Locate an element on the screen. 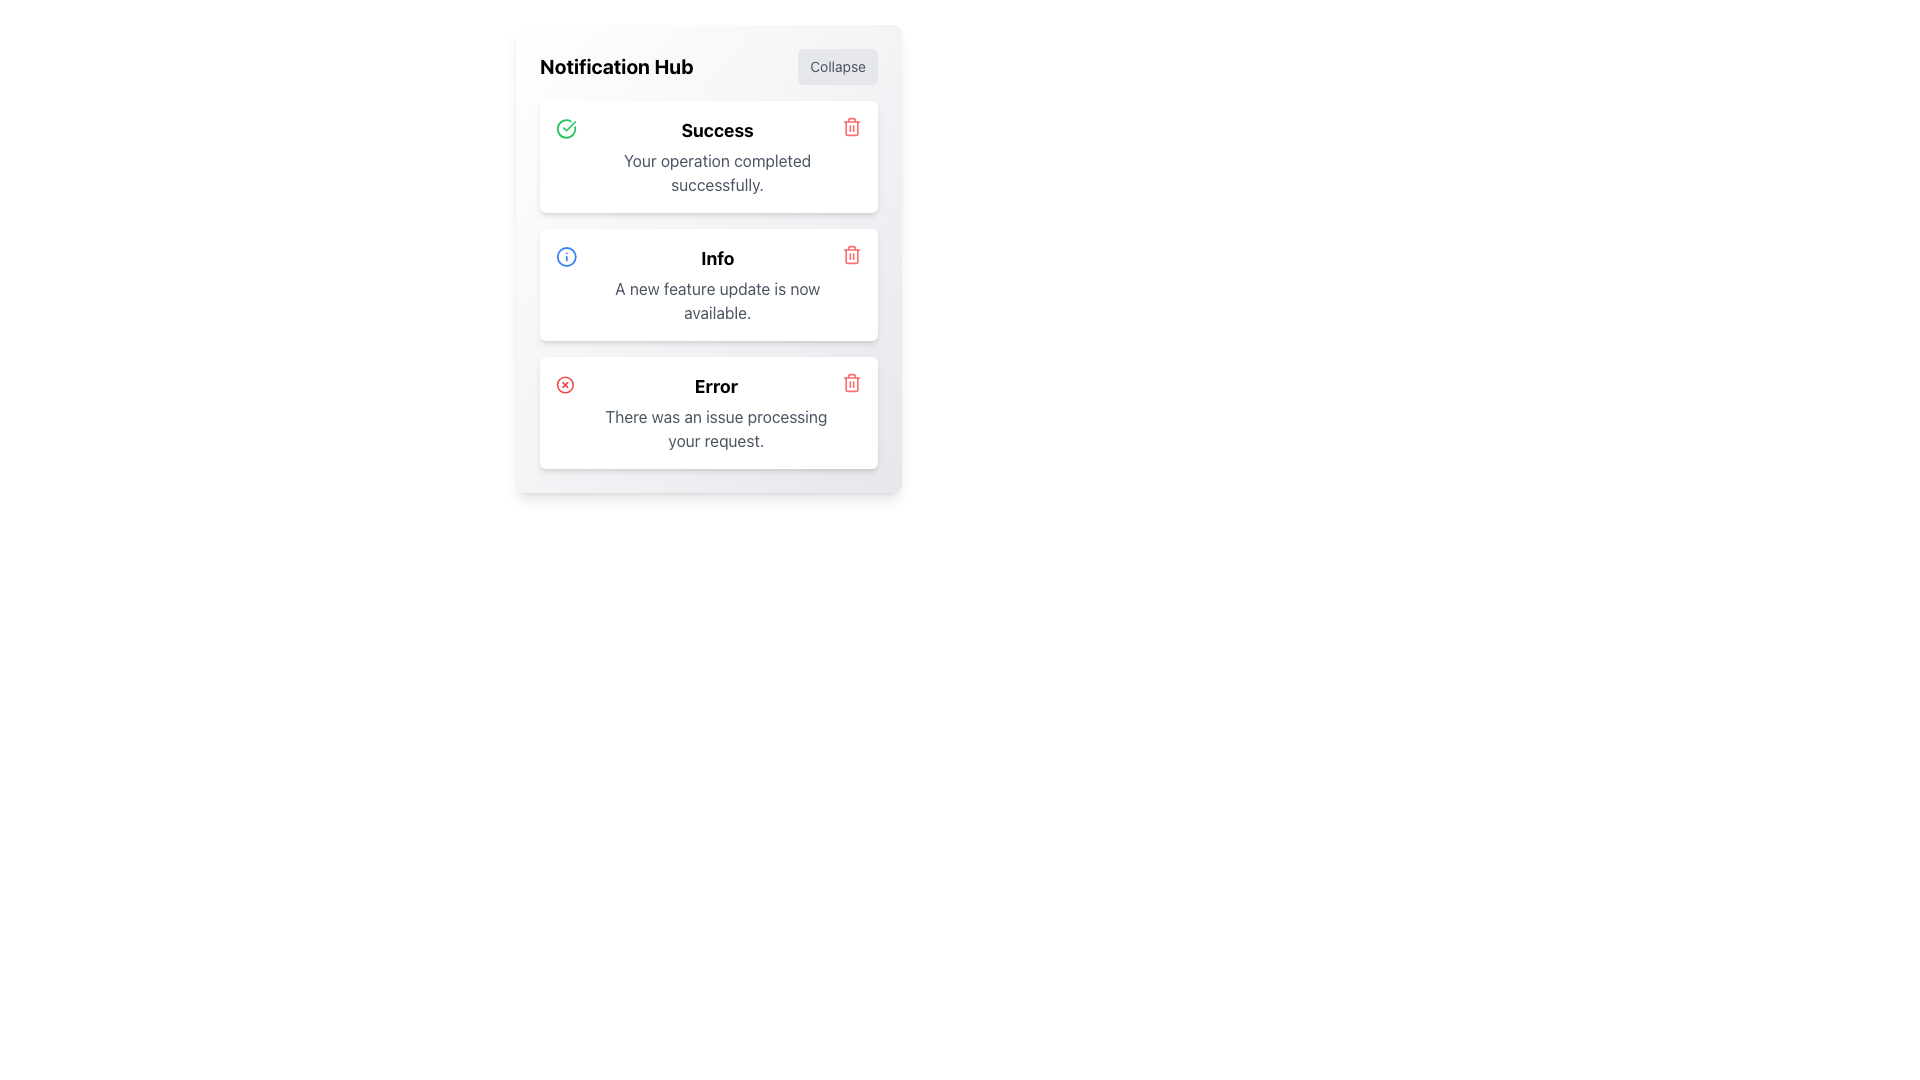  the static text label that reads 'Notification Hub', which is styled in bold font and larger text size, located in the top-left section of the header is located at coordinates (615, 65).